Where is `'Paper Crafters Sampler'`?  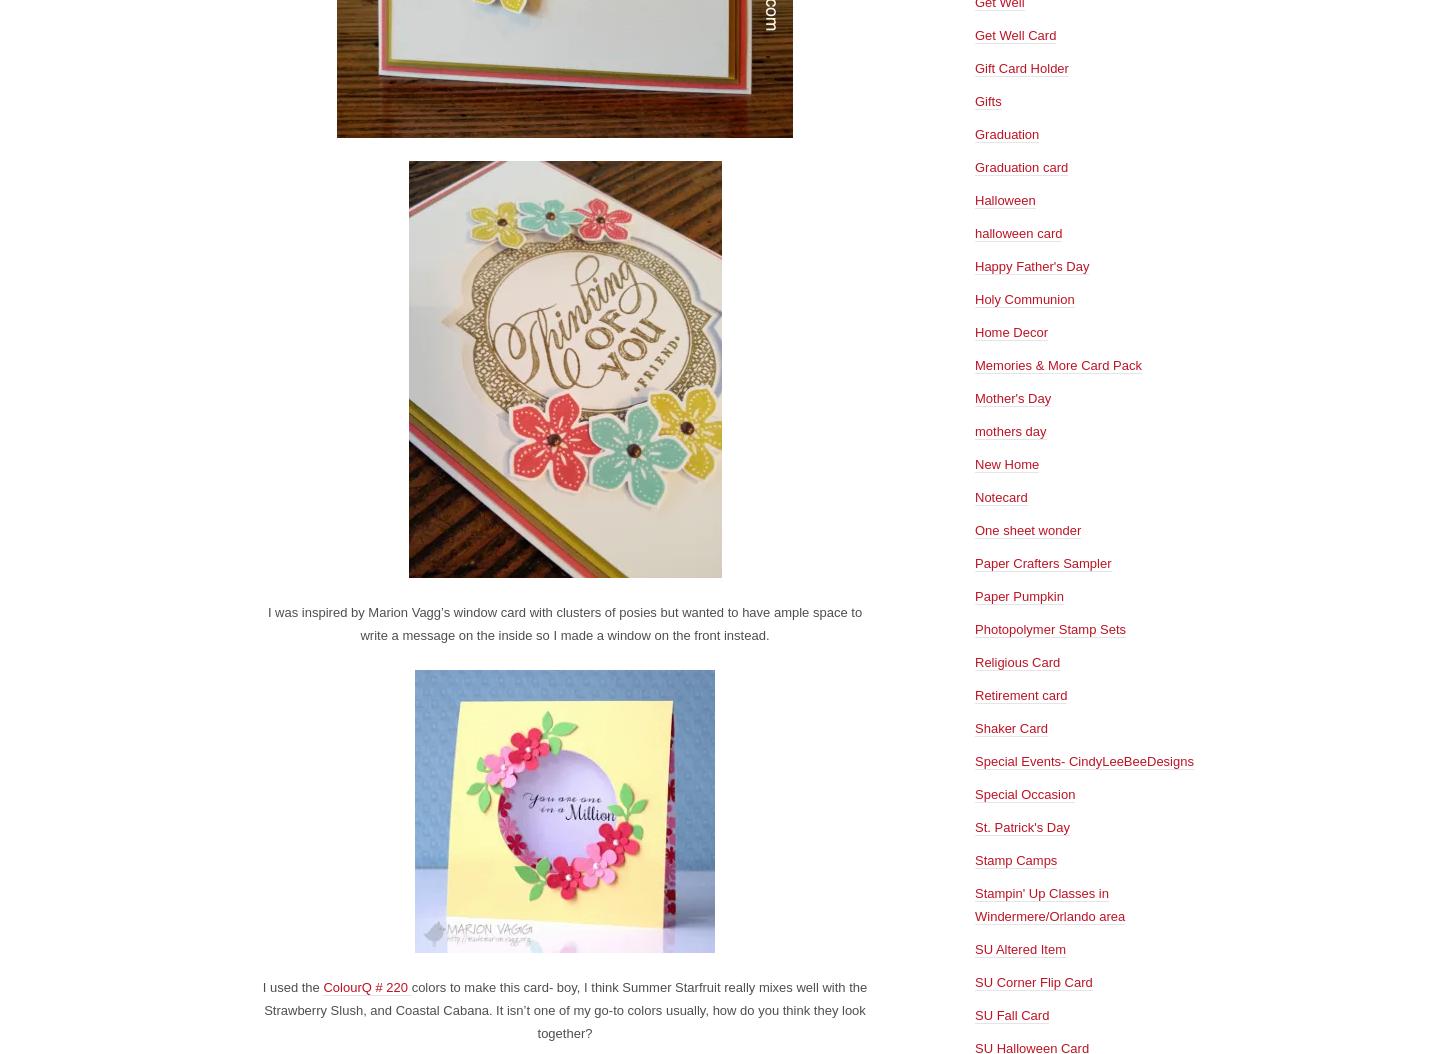
'Paper Crafters Sampler' is located at coordinates (1042, 562).